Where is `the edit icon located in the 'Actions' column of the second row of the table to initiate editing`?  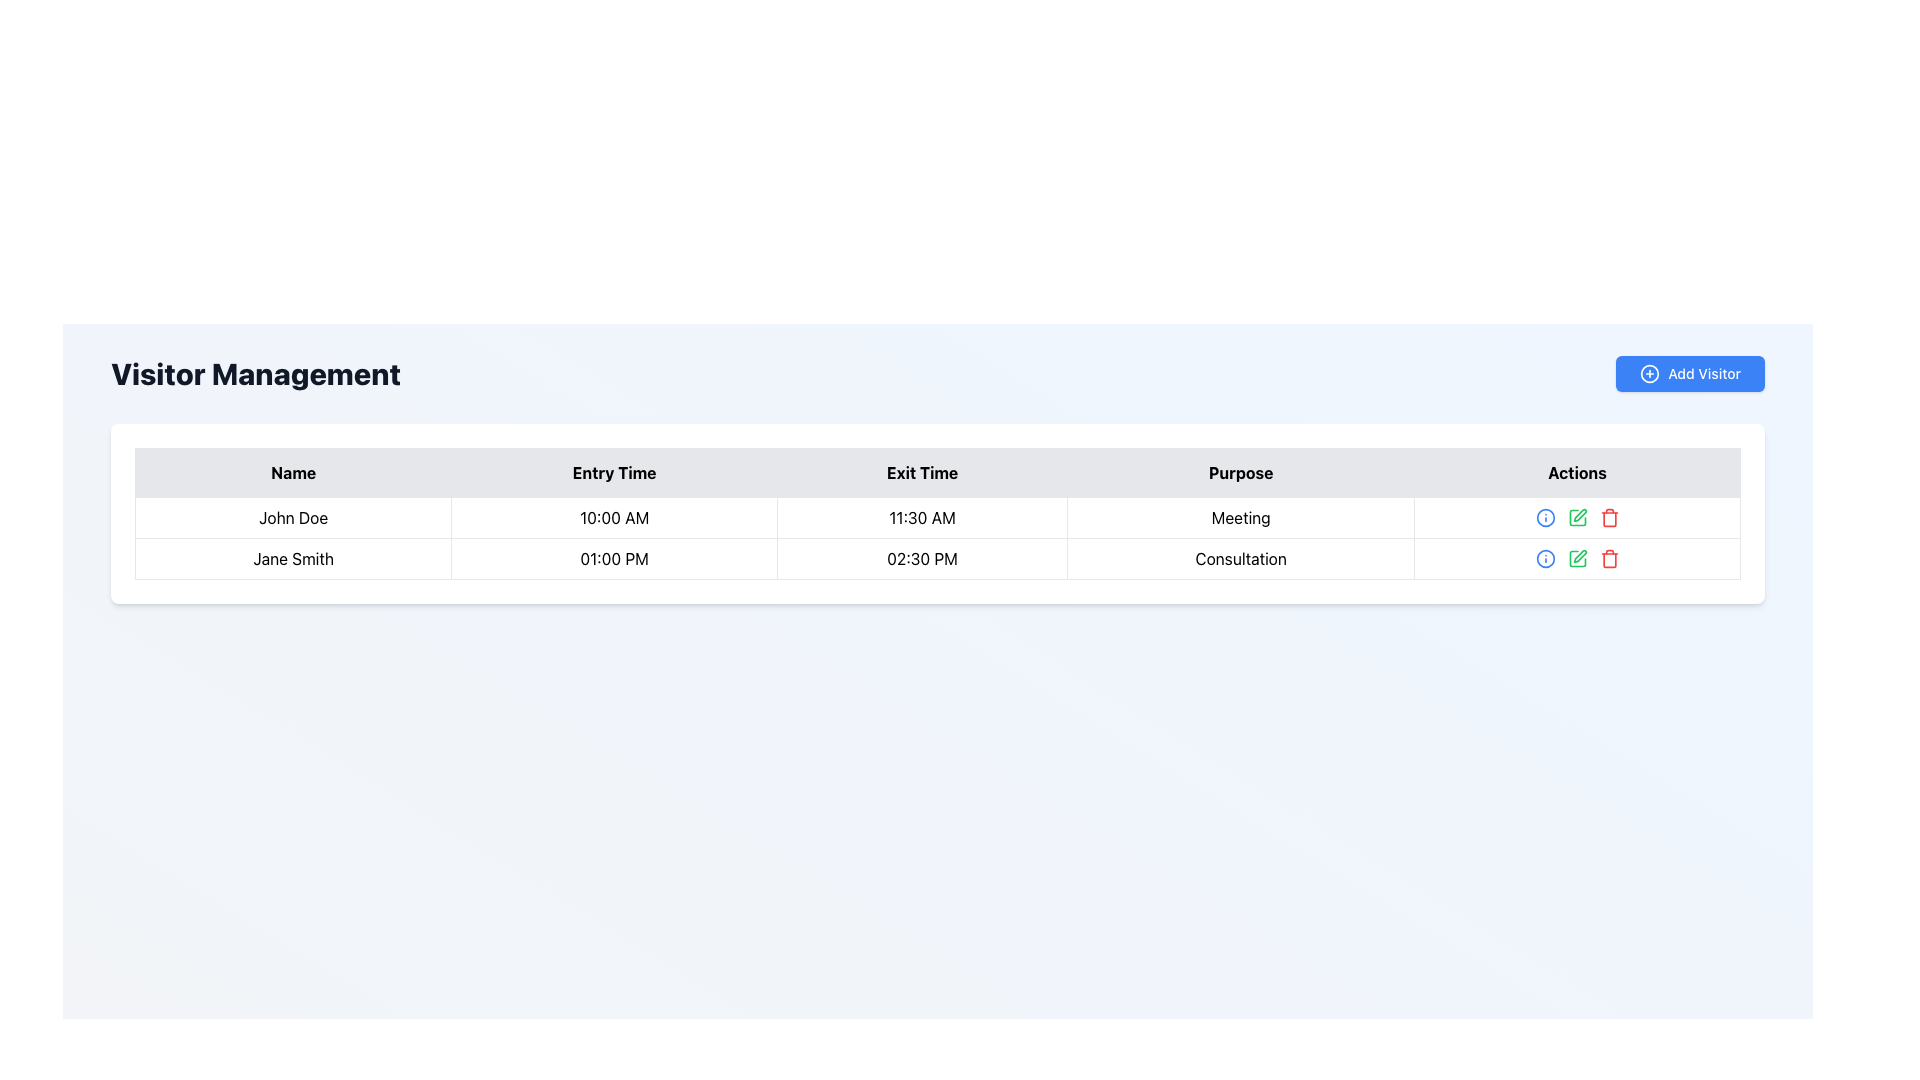 the edit icon located in the 'Actions' column of the second row of the table to initiate editing is located at coordinates (1578, 514).